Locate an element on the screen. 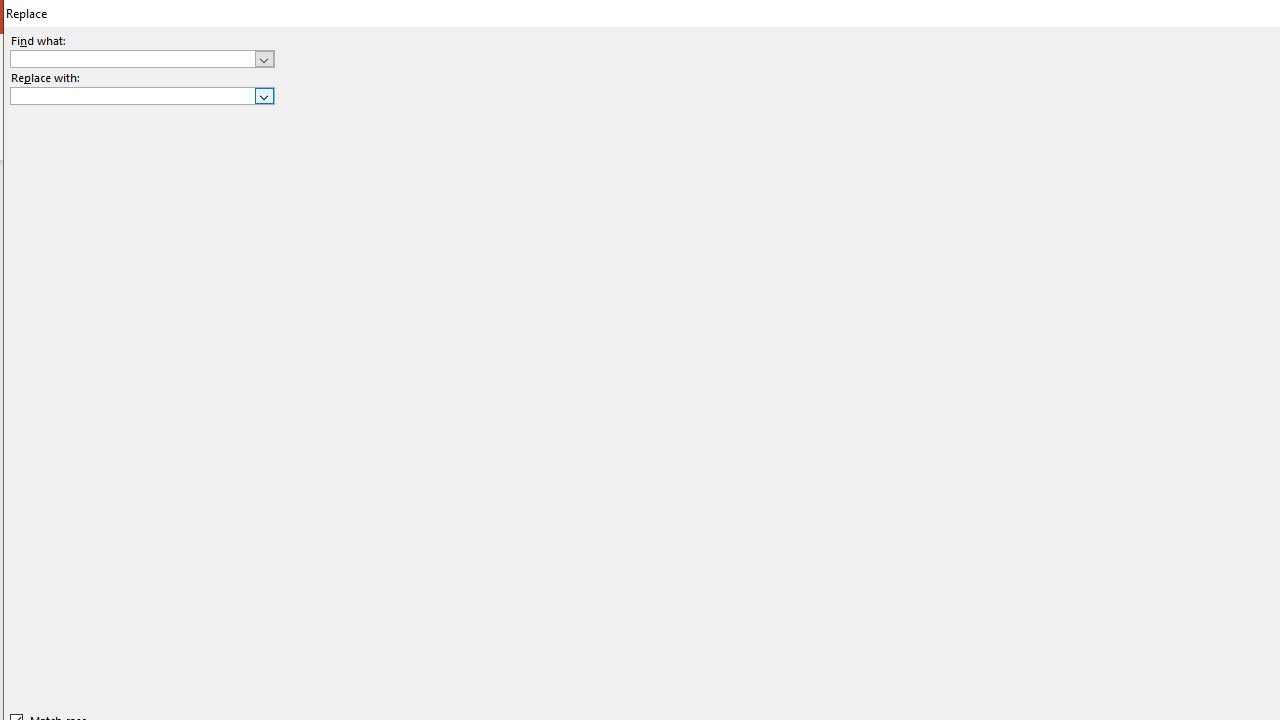 This screenshot has width=1280, height=720. 'Replace with' is located at coordinates (141, 96).